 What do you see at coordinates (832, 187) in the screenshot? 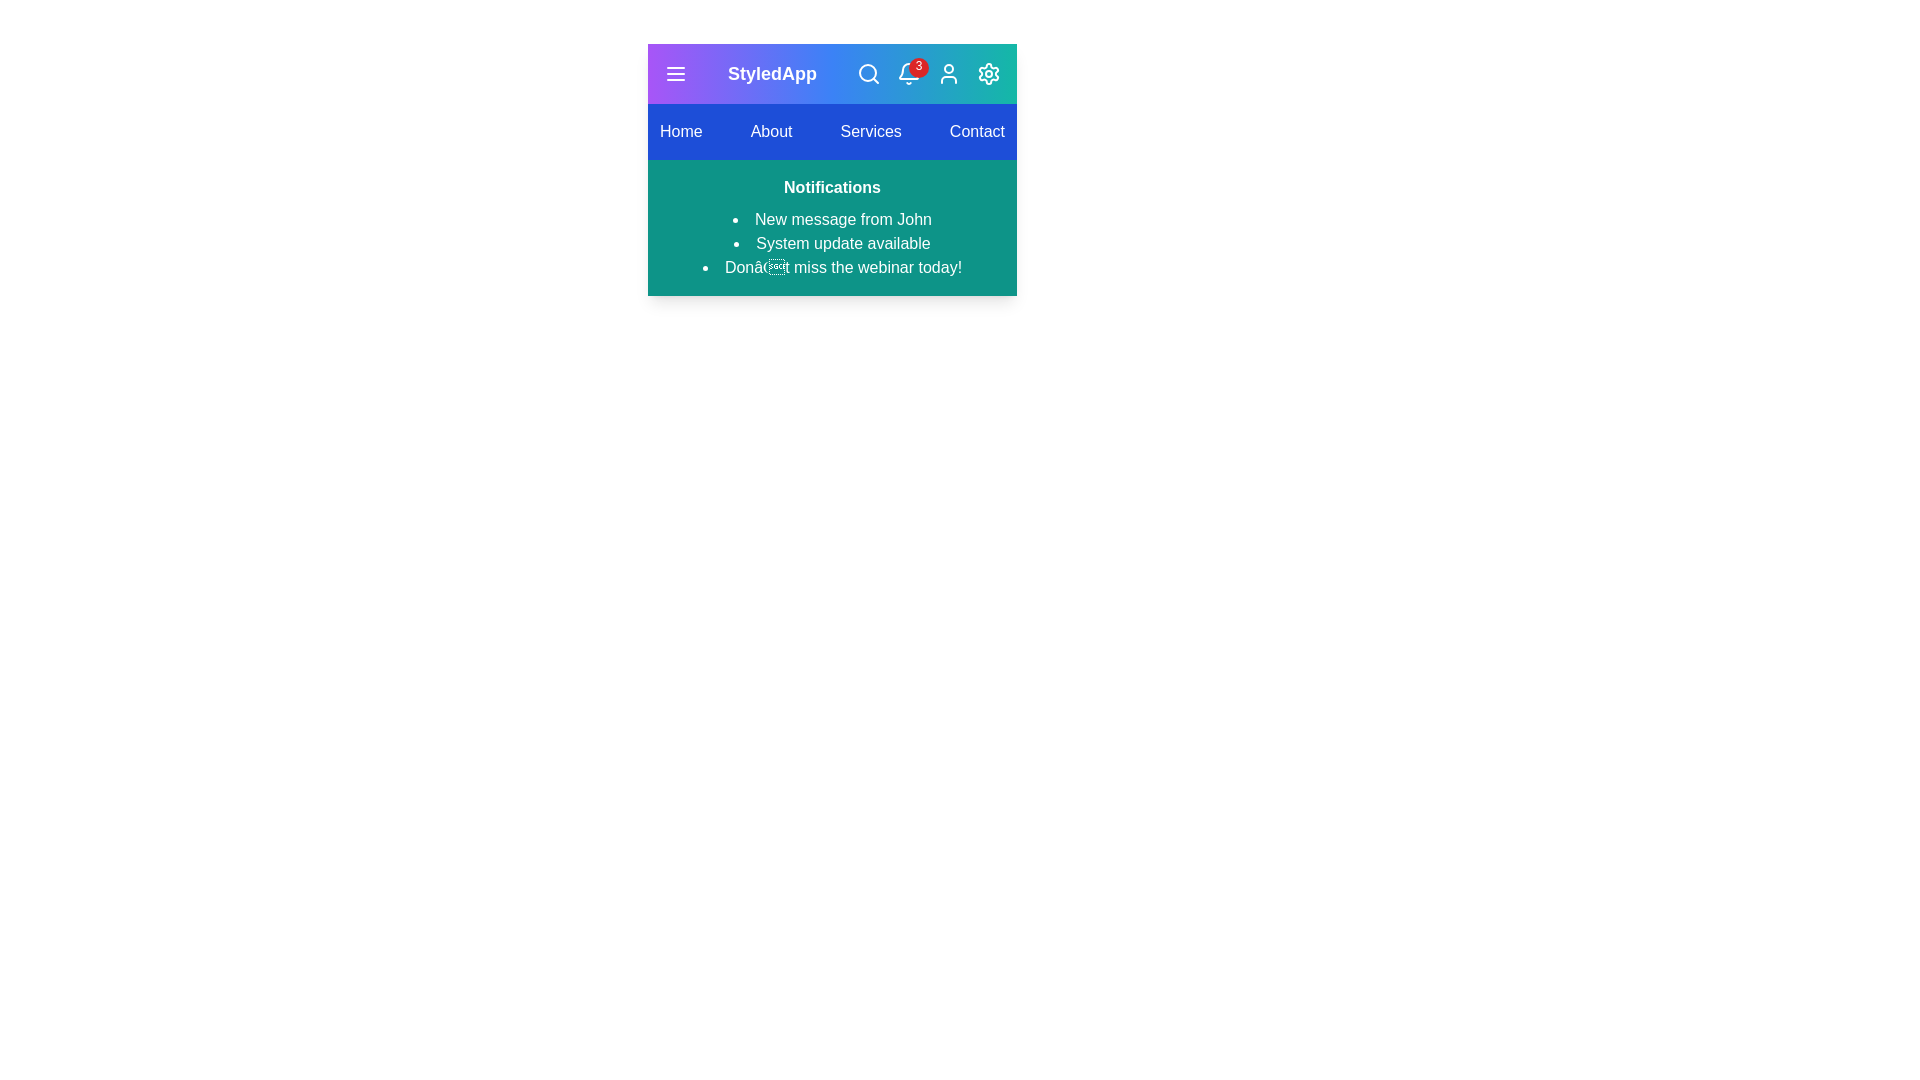
I see `the title label indicating the content of the notification section, located at the top-center of the teal-colored notification area just below the navigation bar` at bounding box center [832, 187].